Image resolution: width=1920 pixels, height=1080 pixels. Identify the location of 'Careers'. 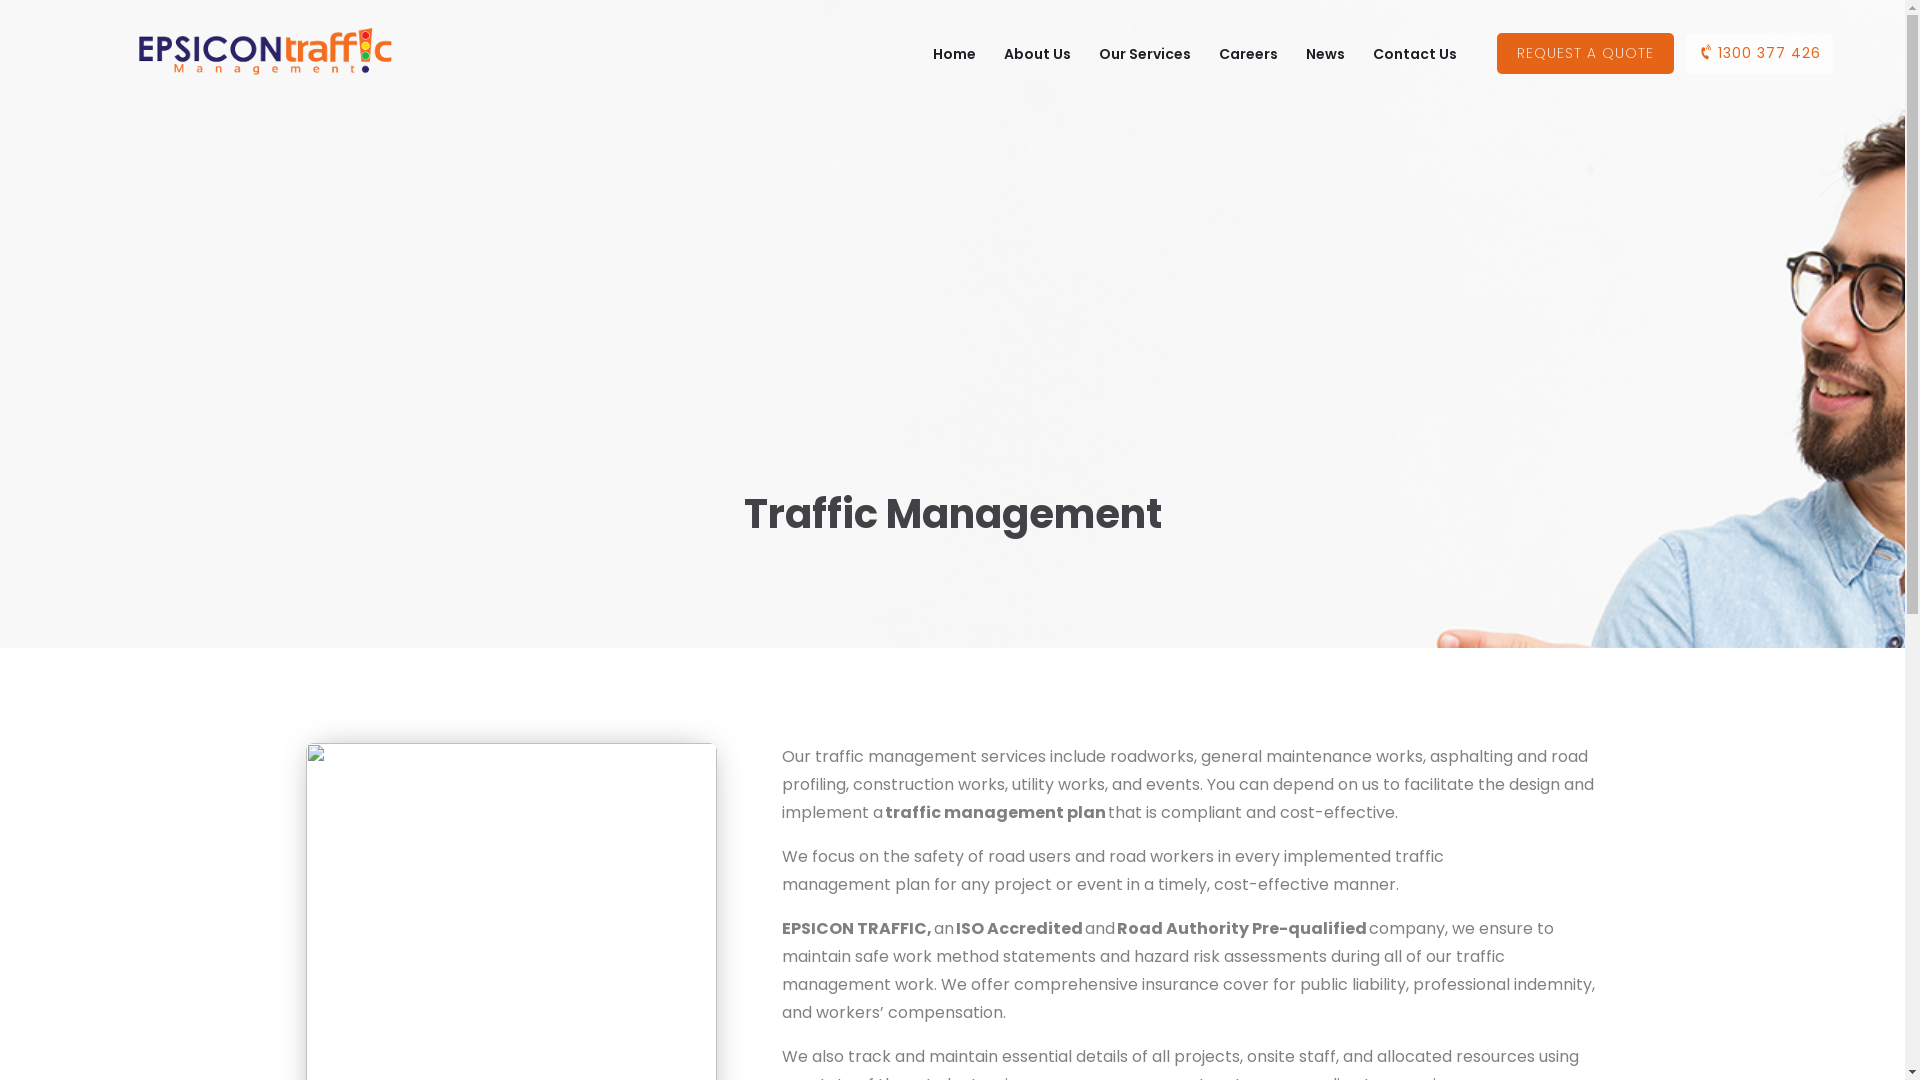
(1247, 53).